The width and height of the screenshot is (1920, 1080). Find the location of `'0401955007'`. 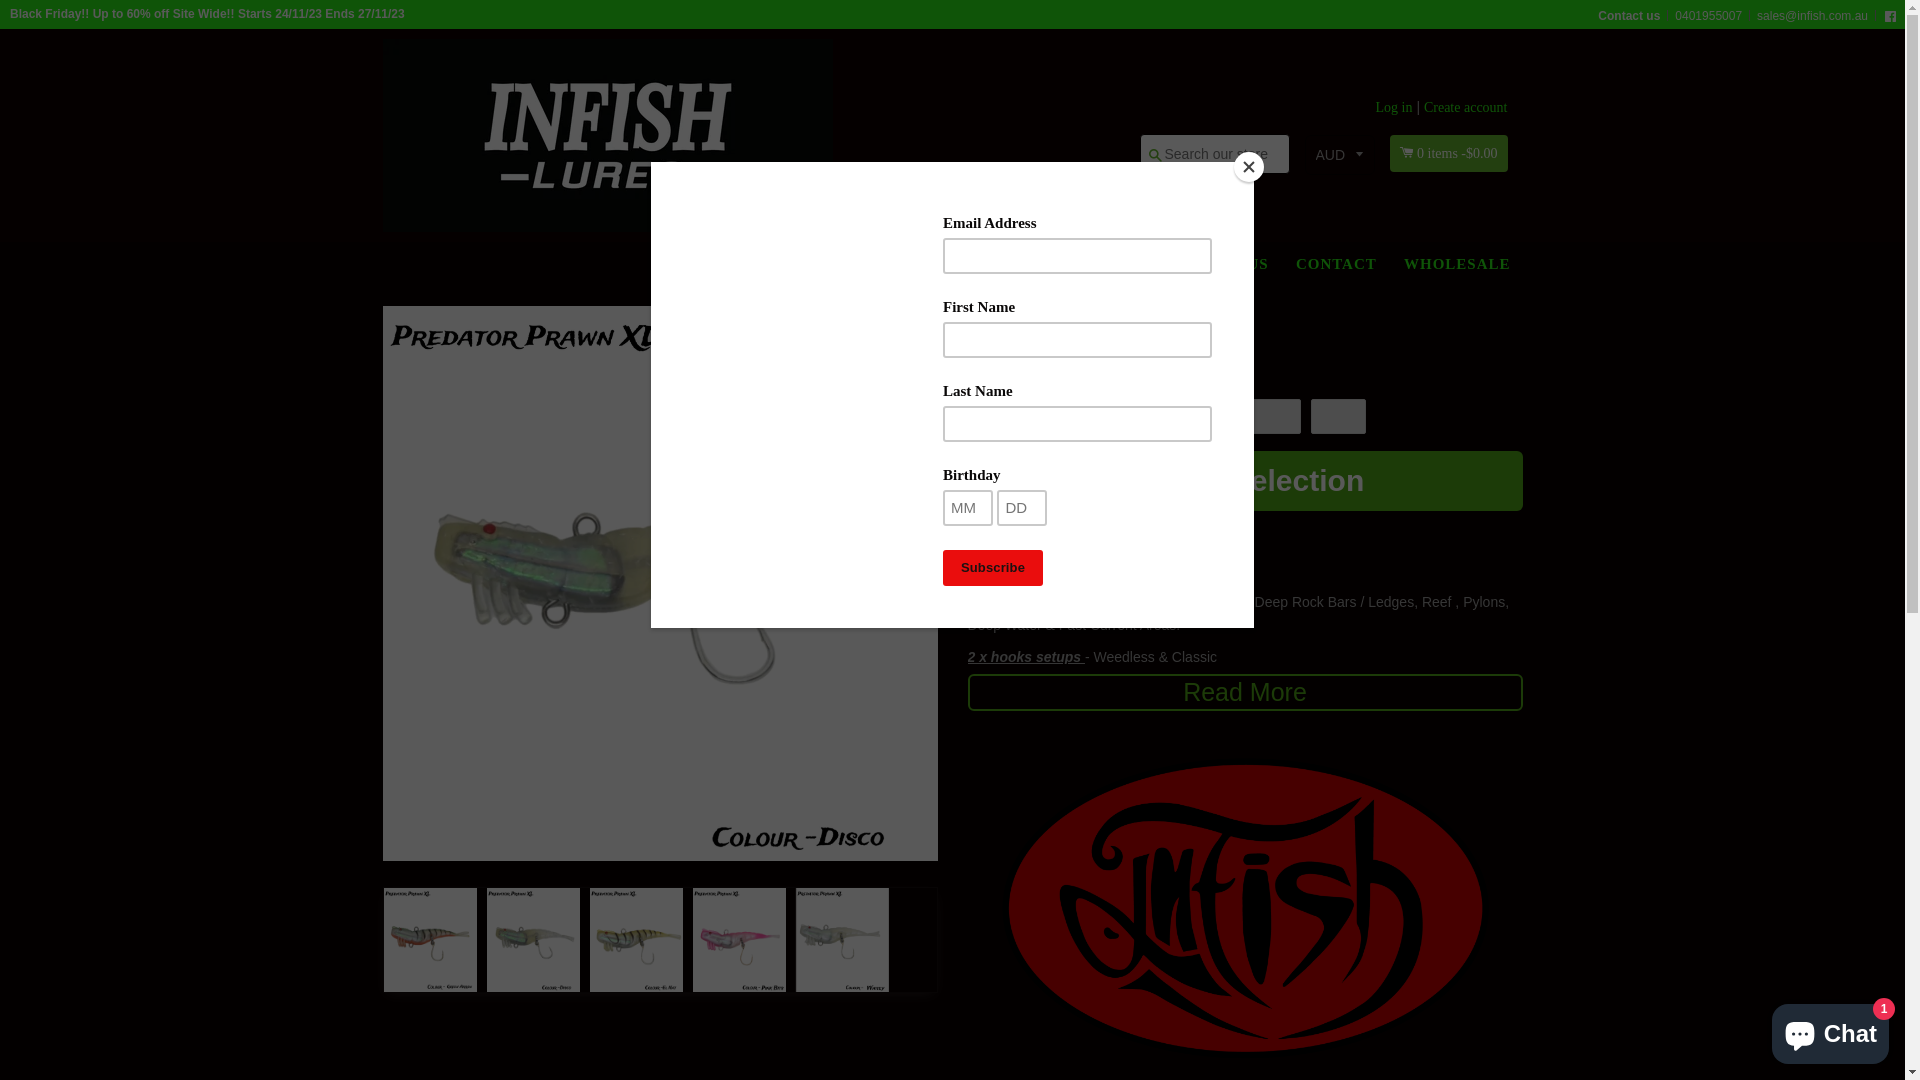

'0401955007' is located at coordinates (1668, 15).